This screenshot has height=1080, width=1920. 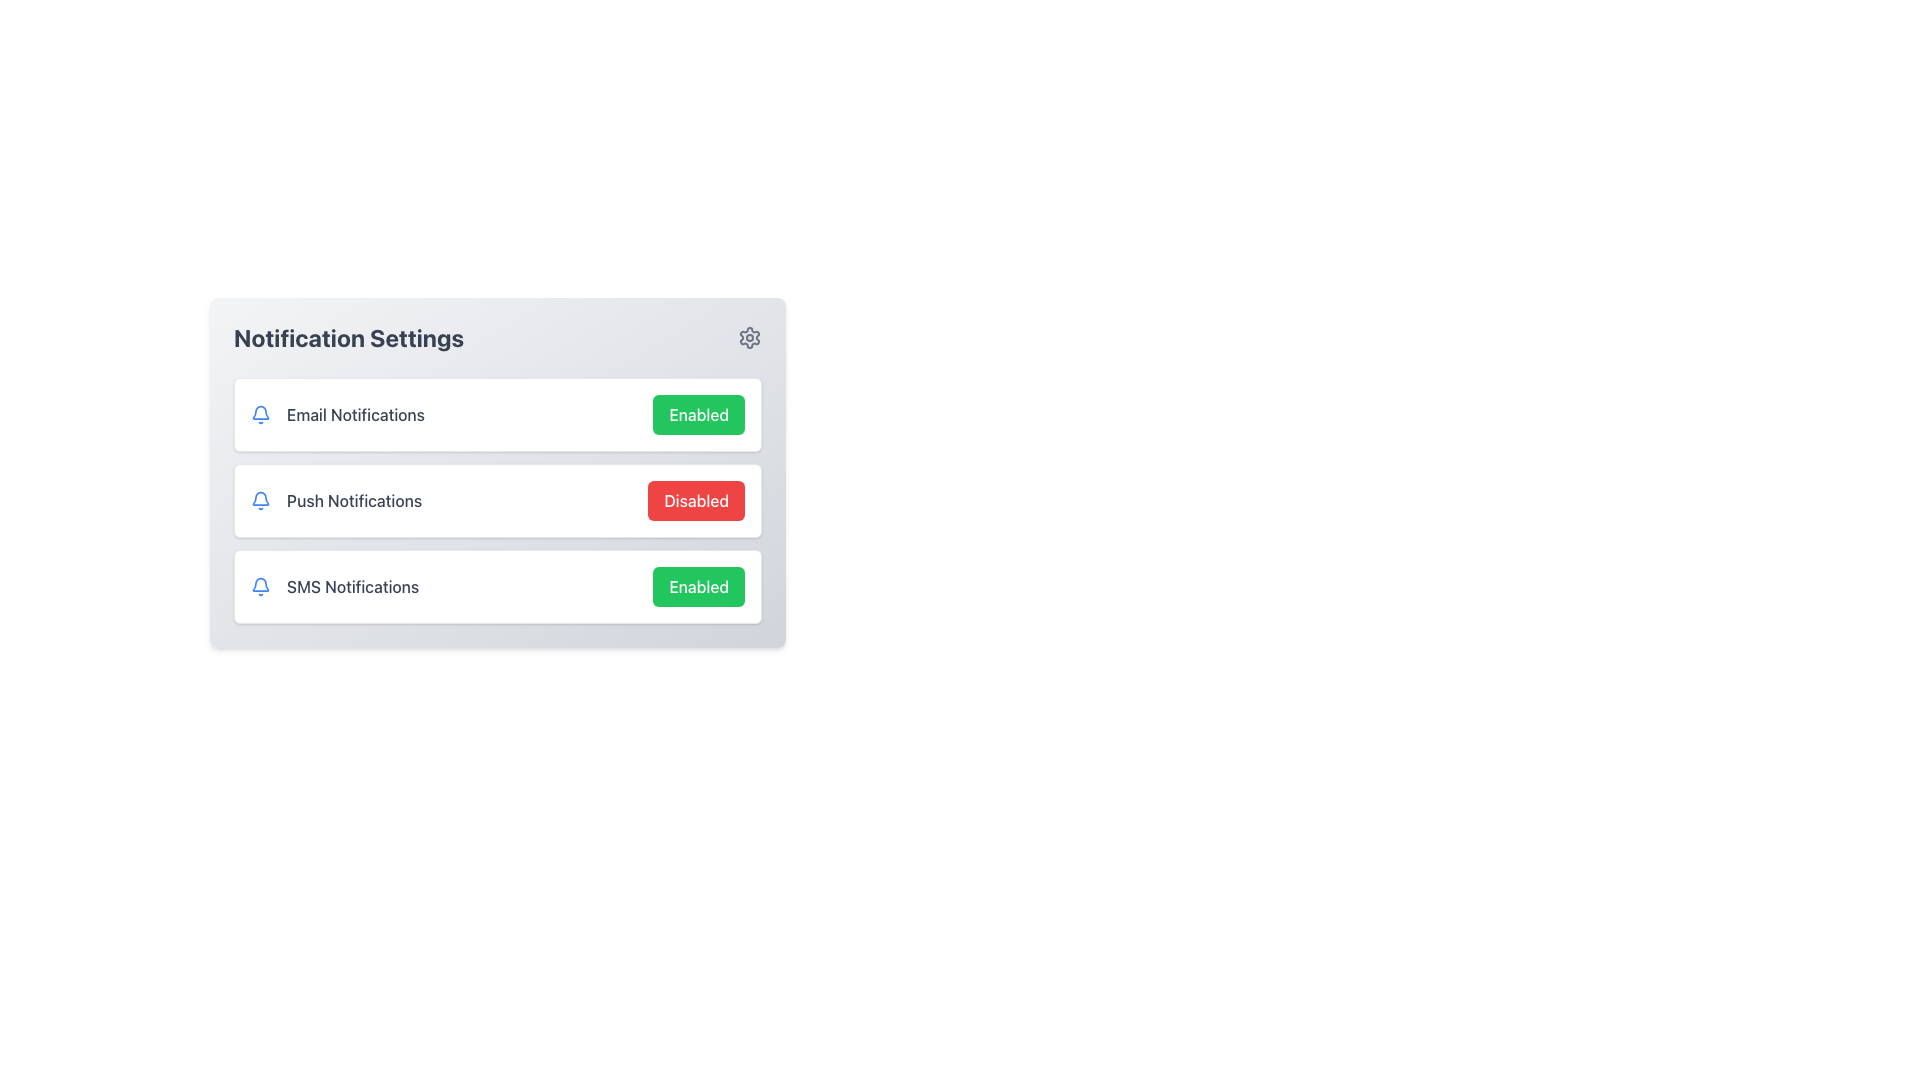 What do you see at coordinates (699, 414) in the screenshot?
I see `the green button labeled 'Enabled' in the 'Email Notifications' section` at bounding box center [699, 414].